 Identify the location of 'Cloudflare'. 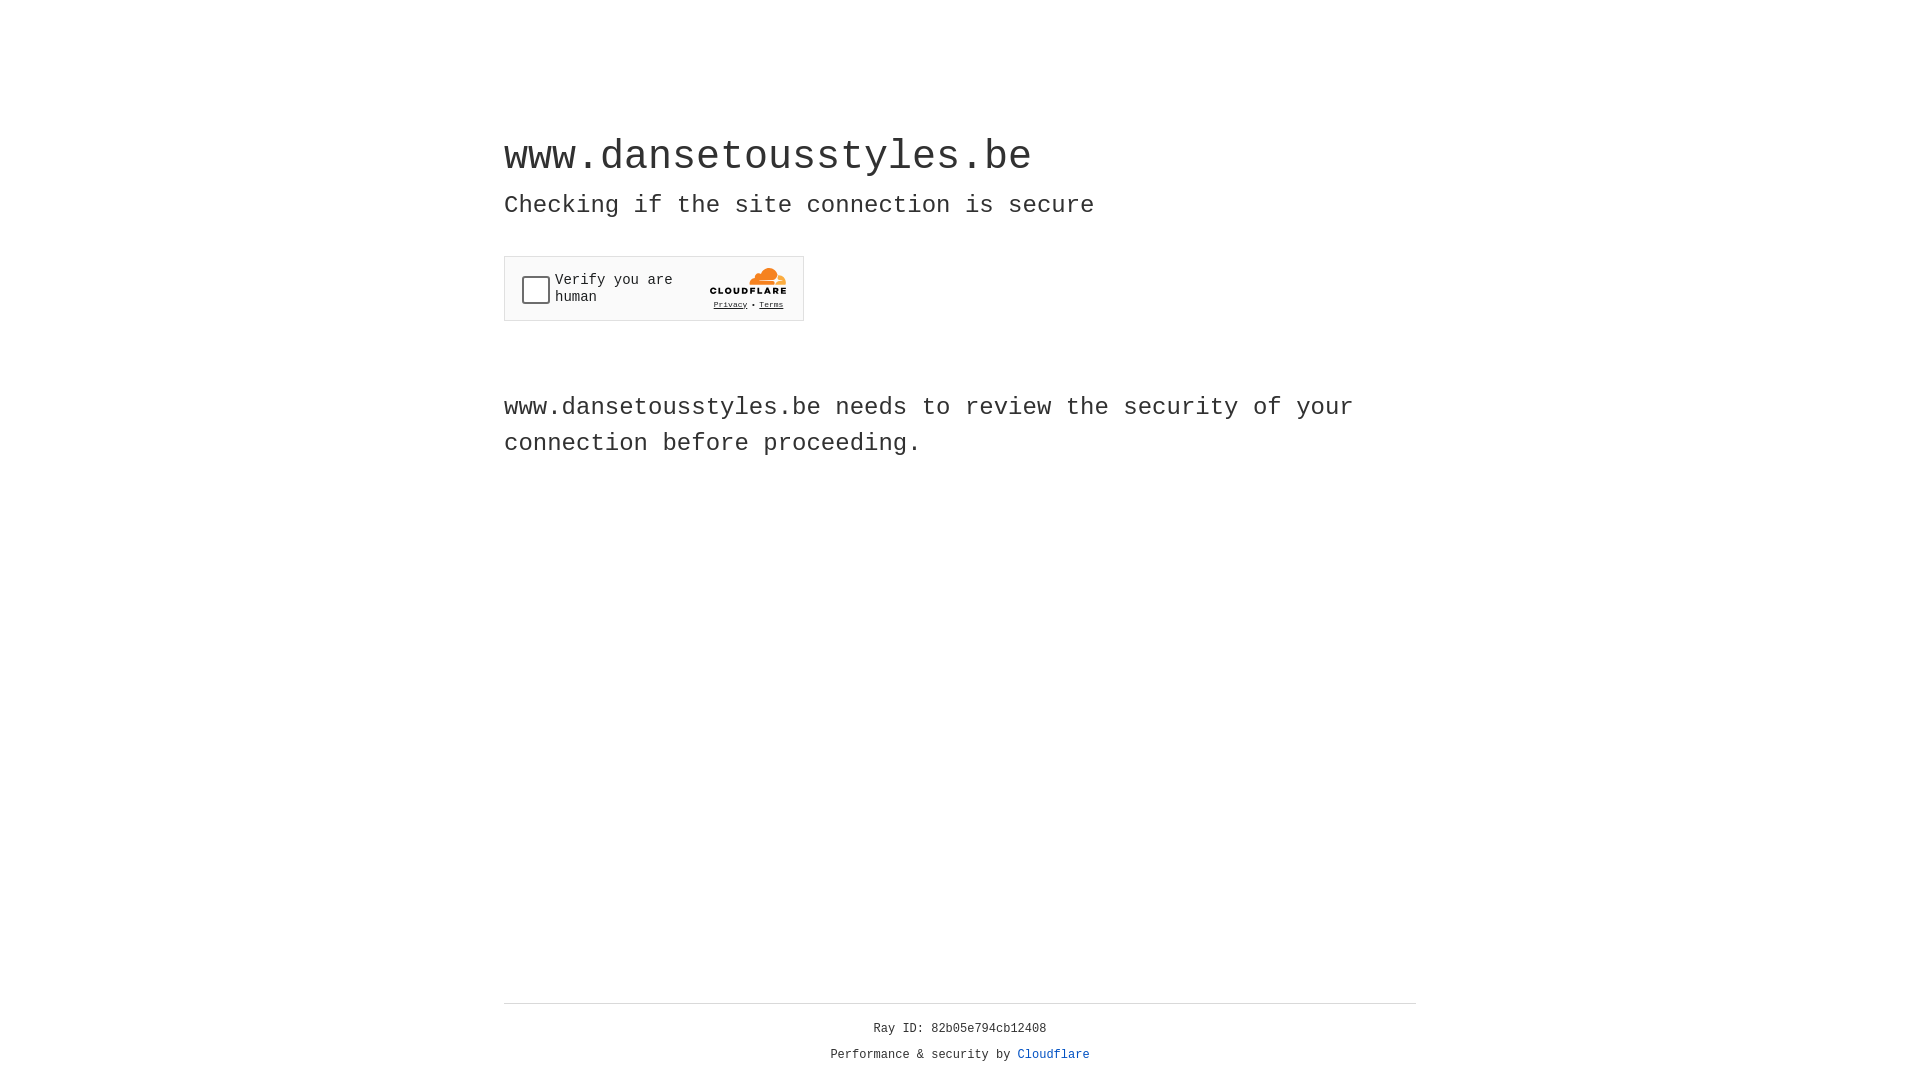
(1053, 1054).